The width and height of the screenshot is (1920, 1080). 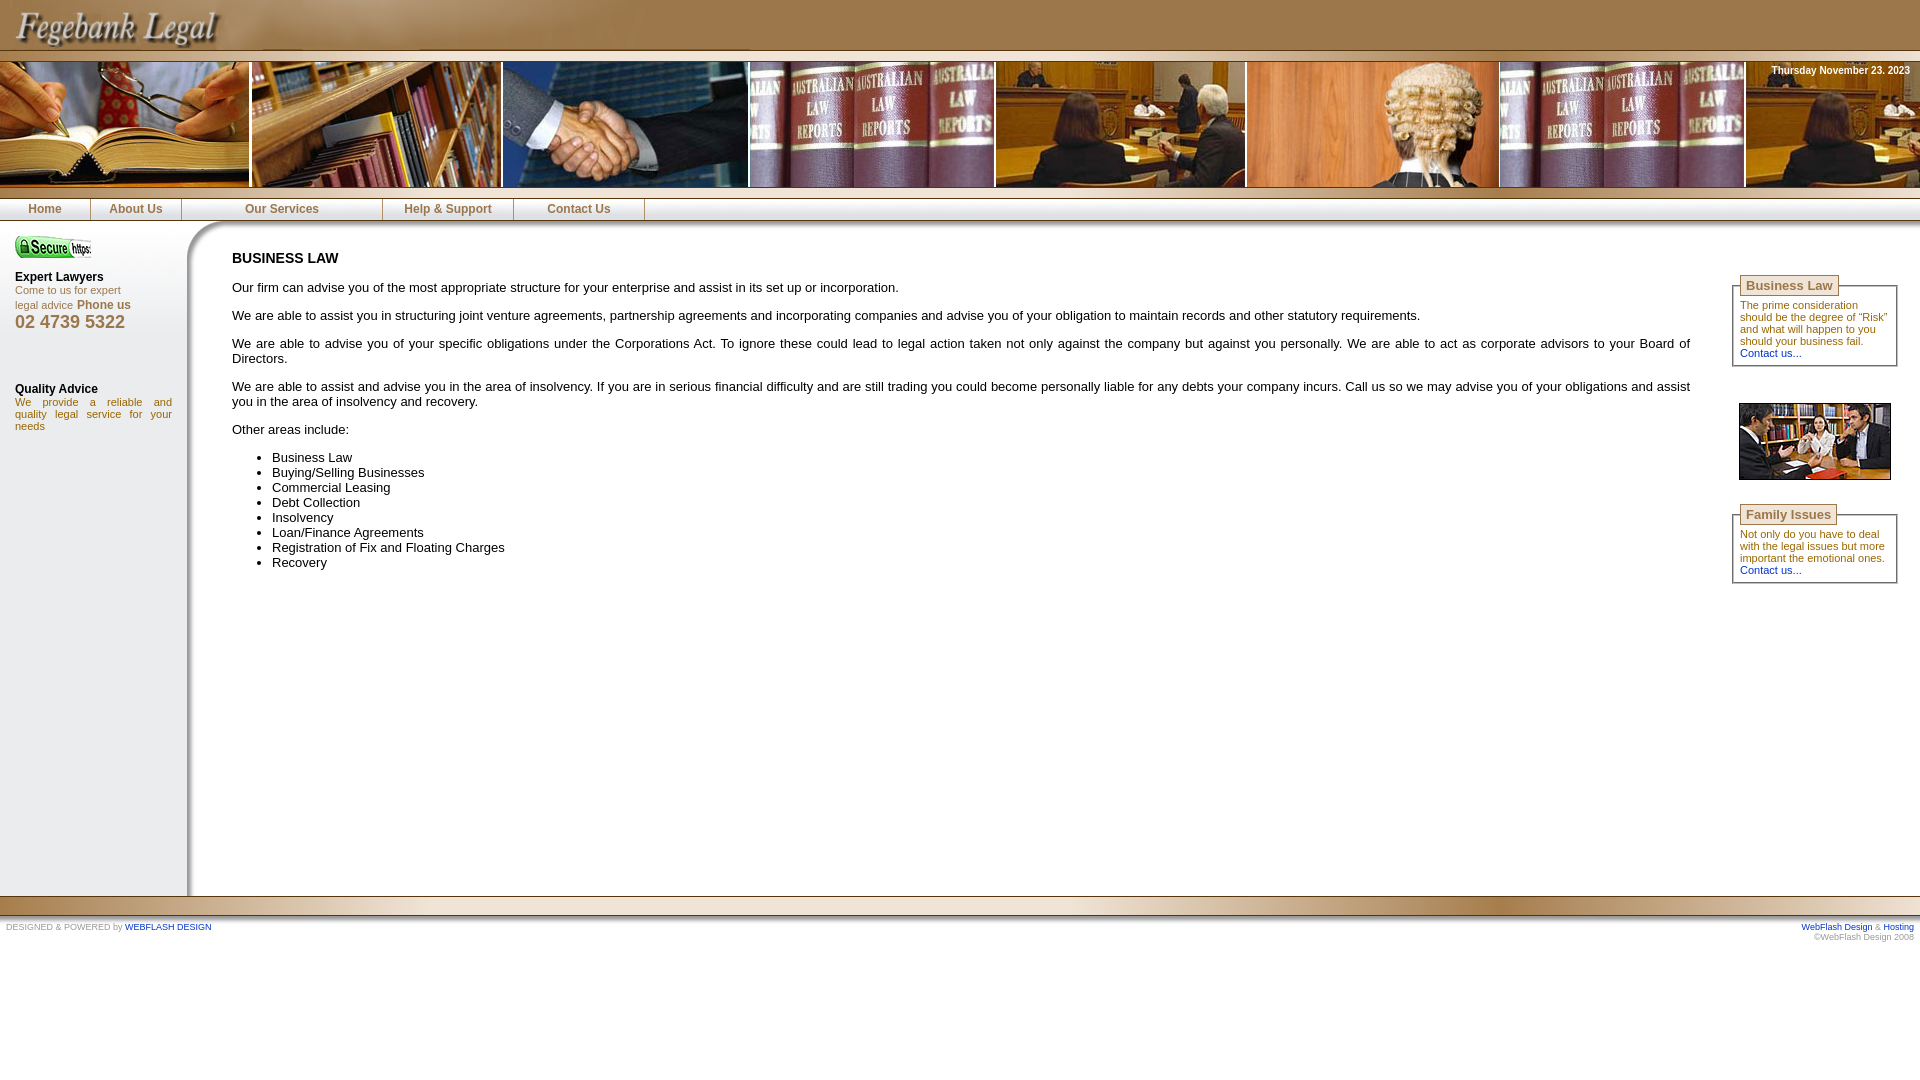 I want to click on 'Contact Us', so click(x=578, y=209).